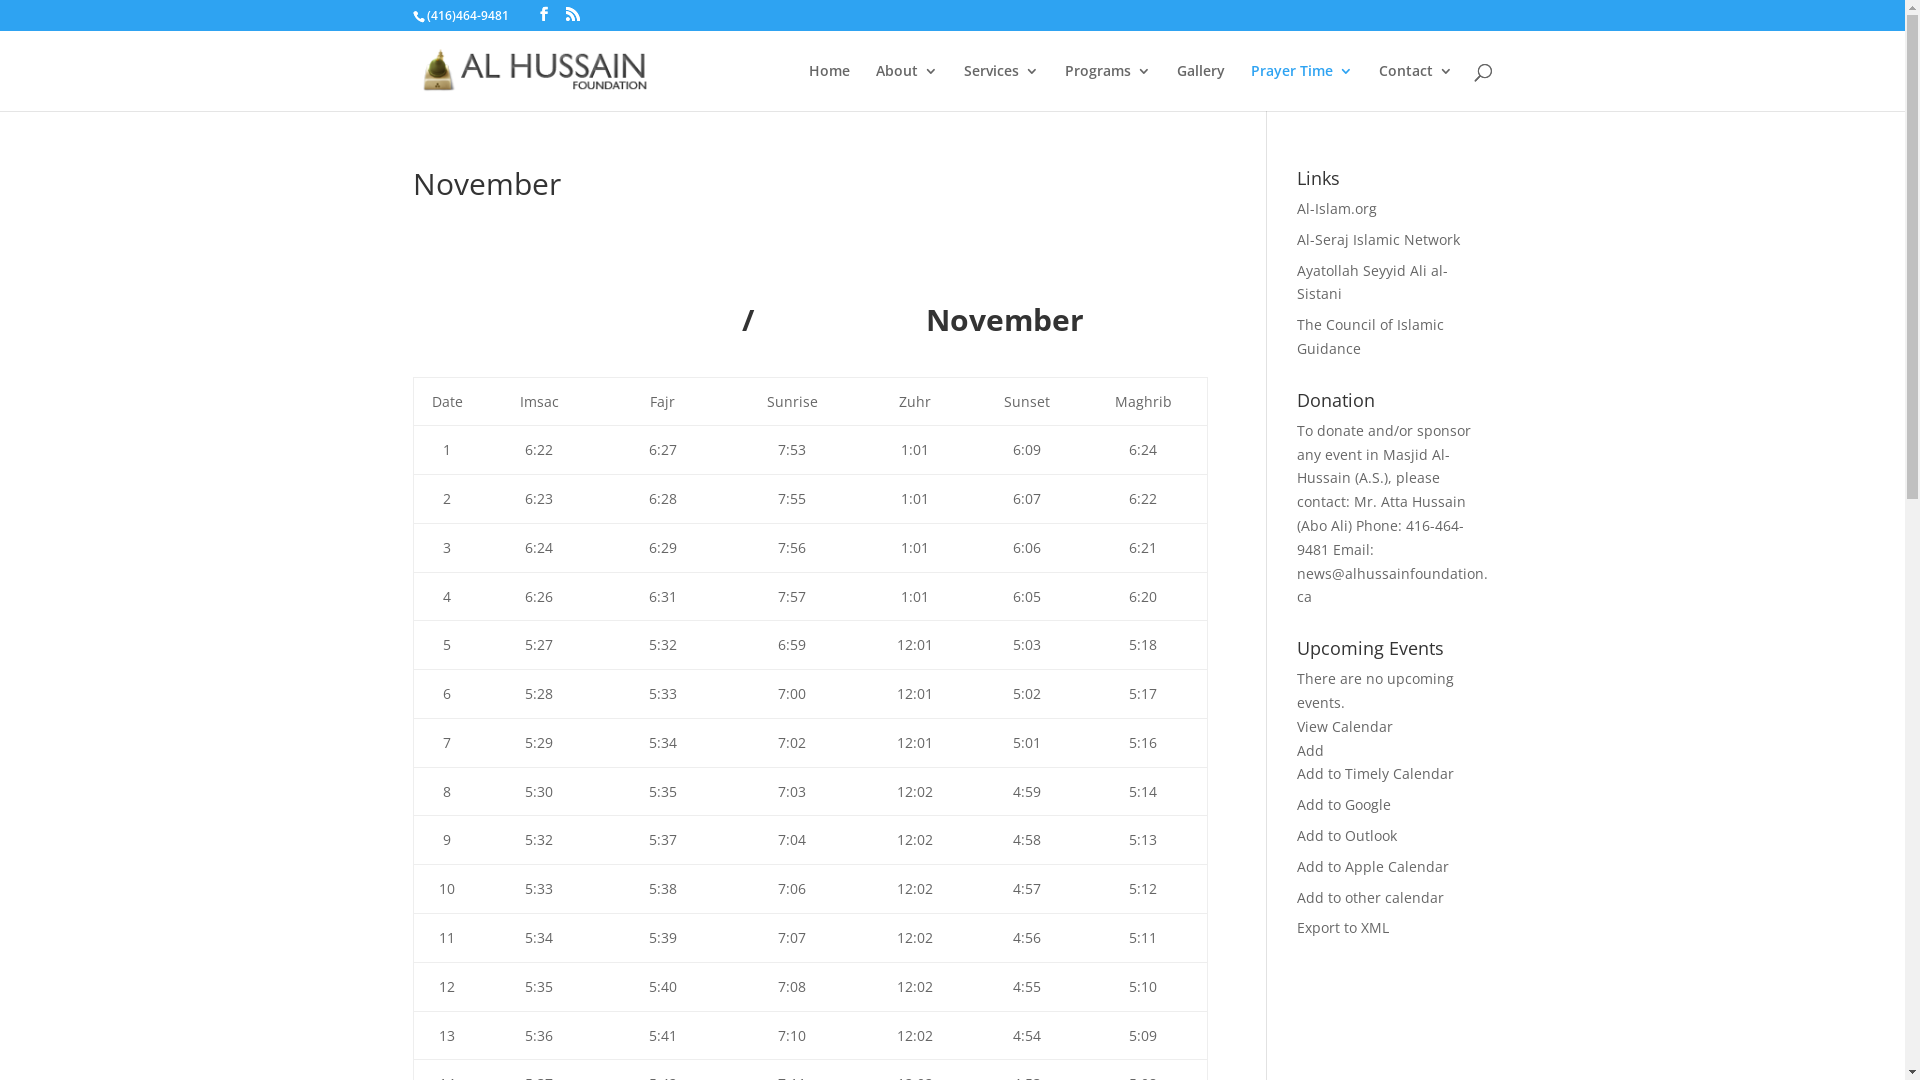  Describe the element at coordinates (1374, 772) in the screenshot. I see `'Add to Timely Calendar'` at that location.